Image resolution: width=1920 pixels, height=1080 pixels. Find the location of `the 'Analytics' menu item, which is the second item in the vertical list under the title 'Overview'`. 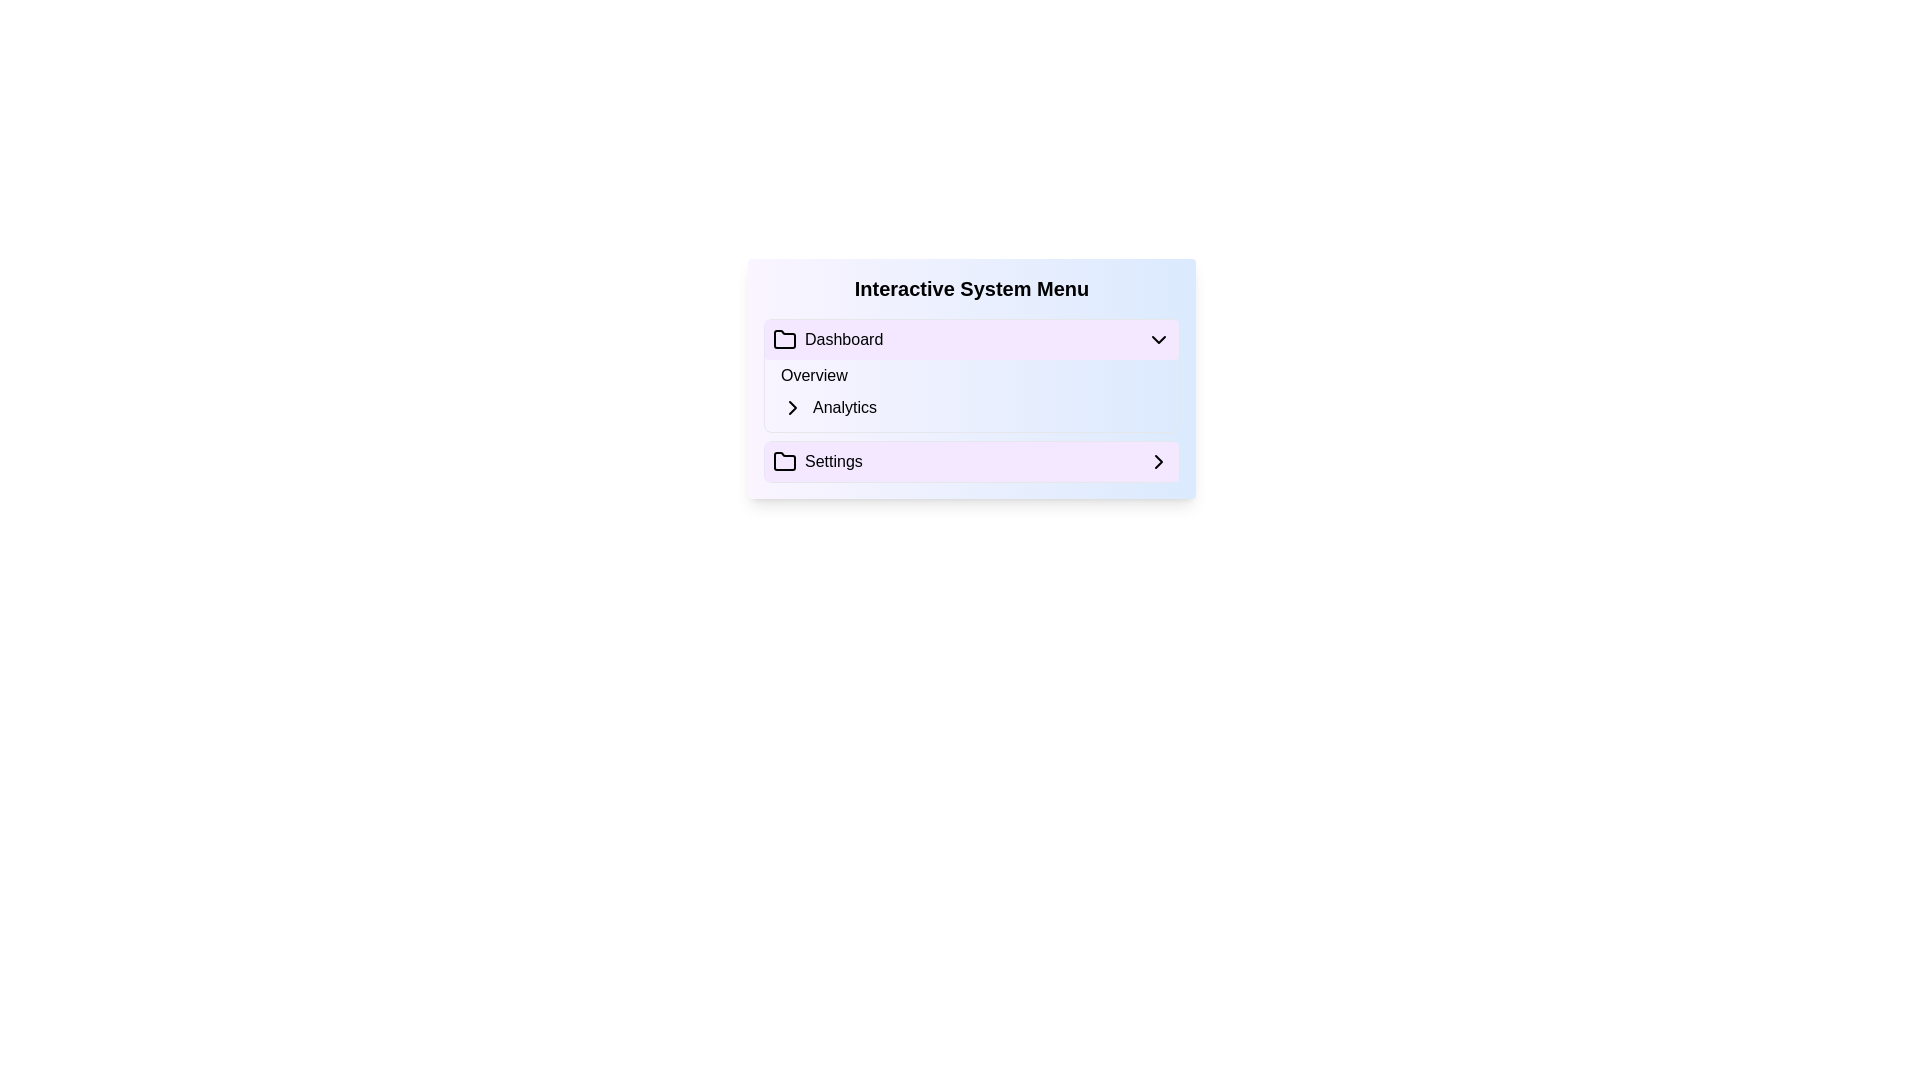

the 'Analytics' menu item, which is the second item in the vertical list under the title 'Overview' is located at coordinates (979, 407).